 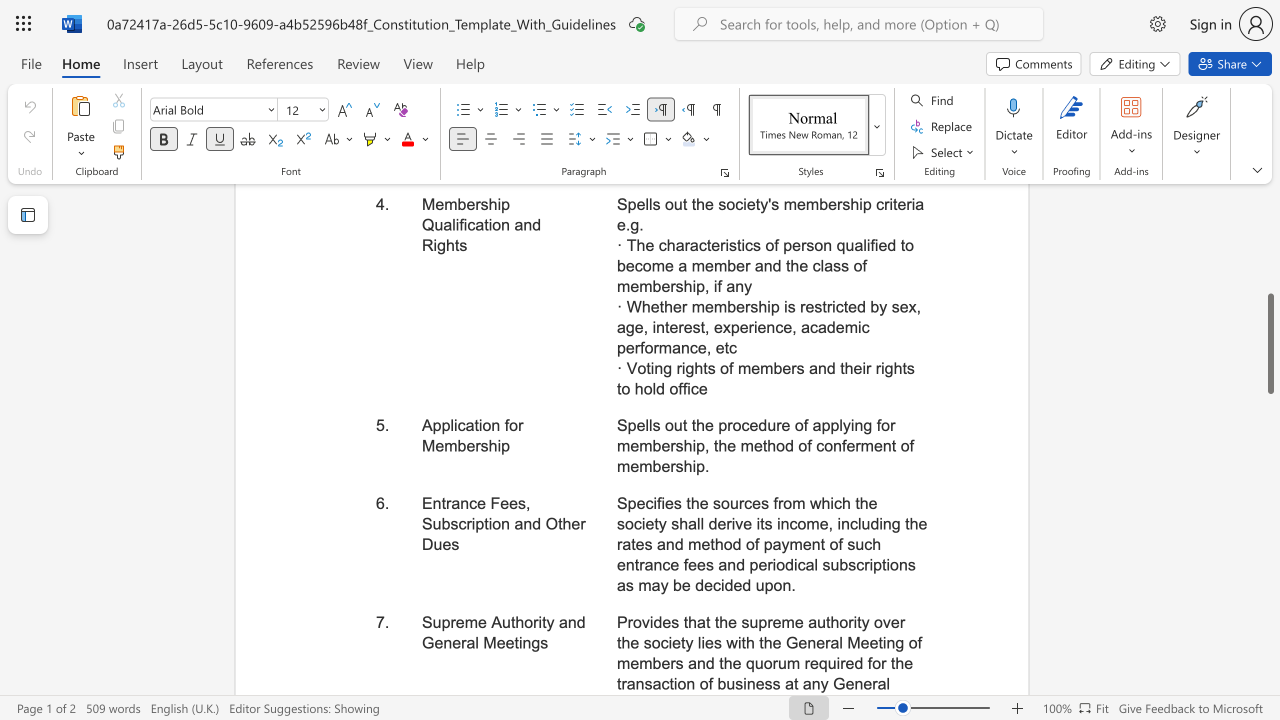 I want to click on the scrollbar and move up 470 pixels, so click(x=1269, y=343).